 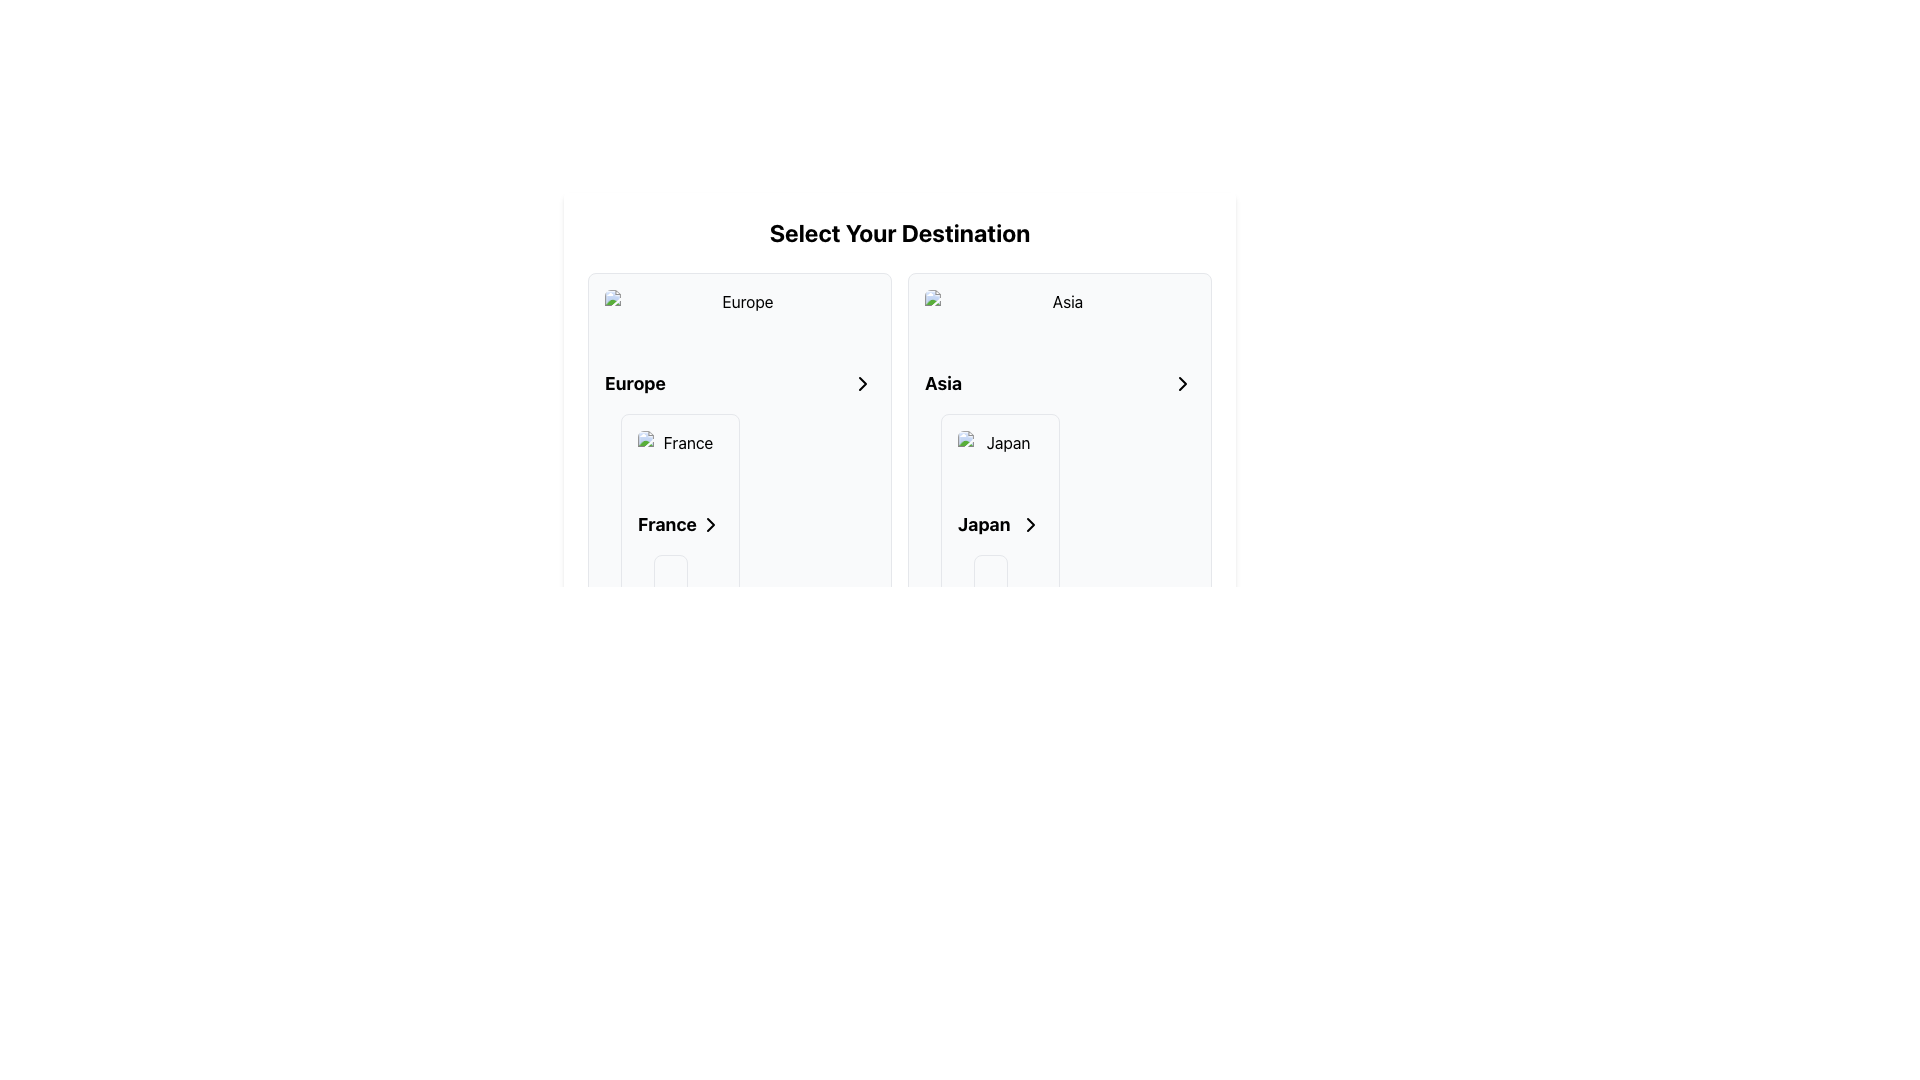 What do you see at coordinates (899, 231) in the screenshot?
I see `the prominently styled text label that says 'Select Your Destination', which is a bold and large font heading located at the top of the section` at bounding box center [899, 231].